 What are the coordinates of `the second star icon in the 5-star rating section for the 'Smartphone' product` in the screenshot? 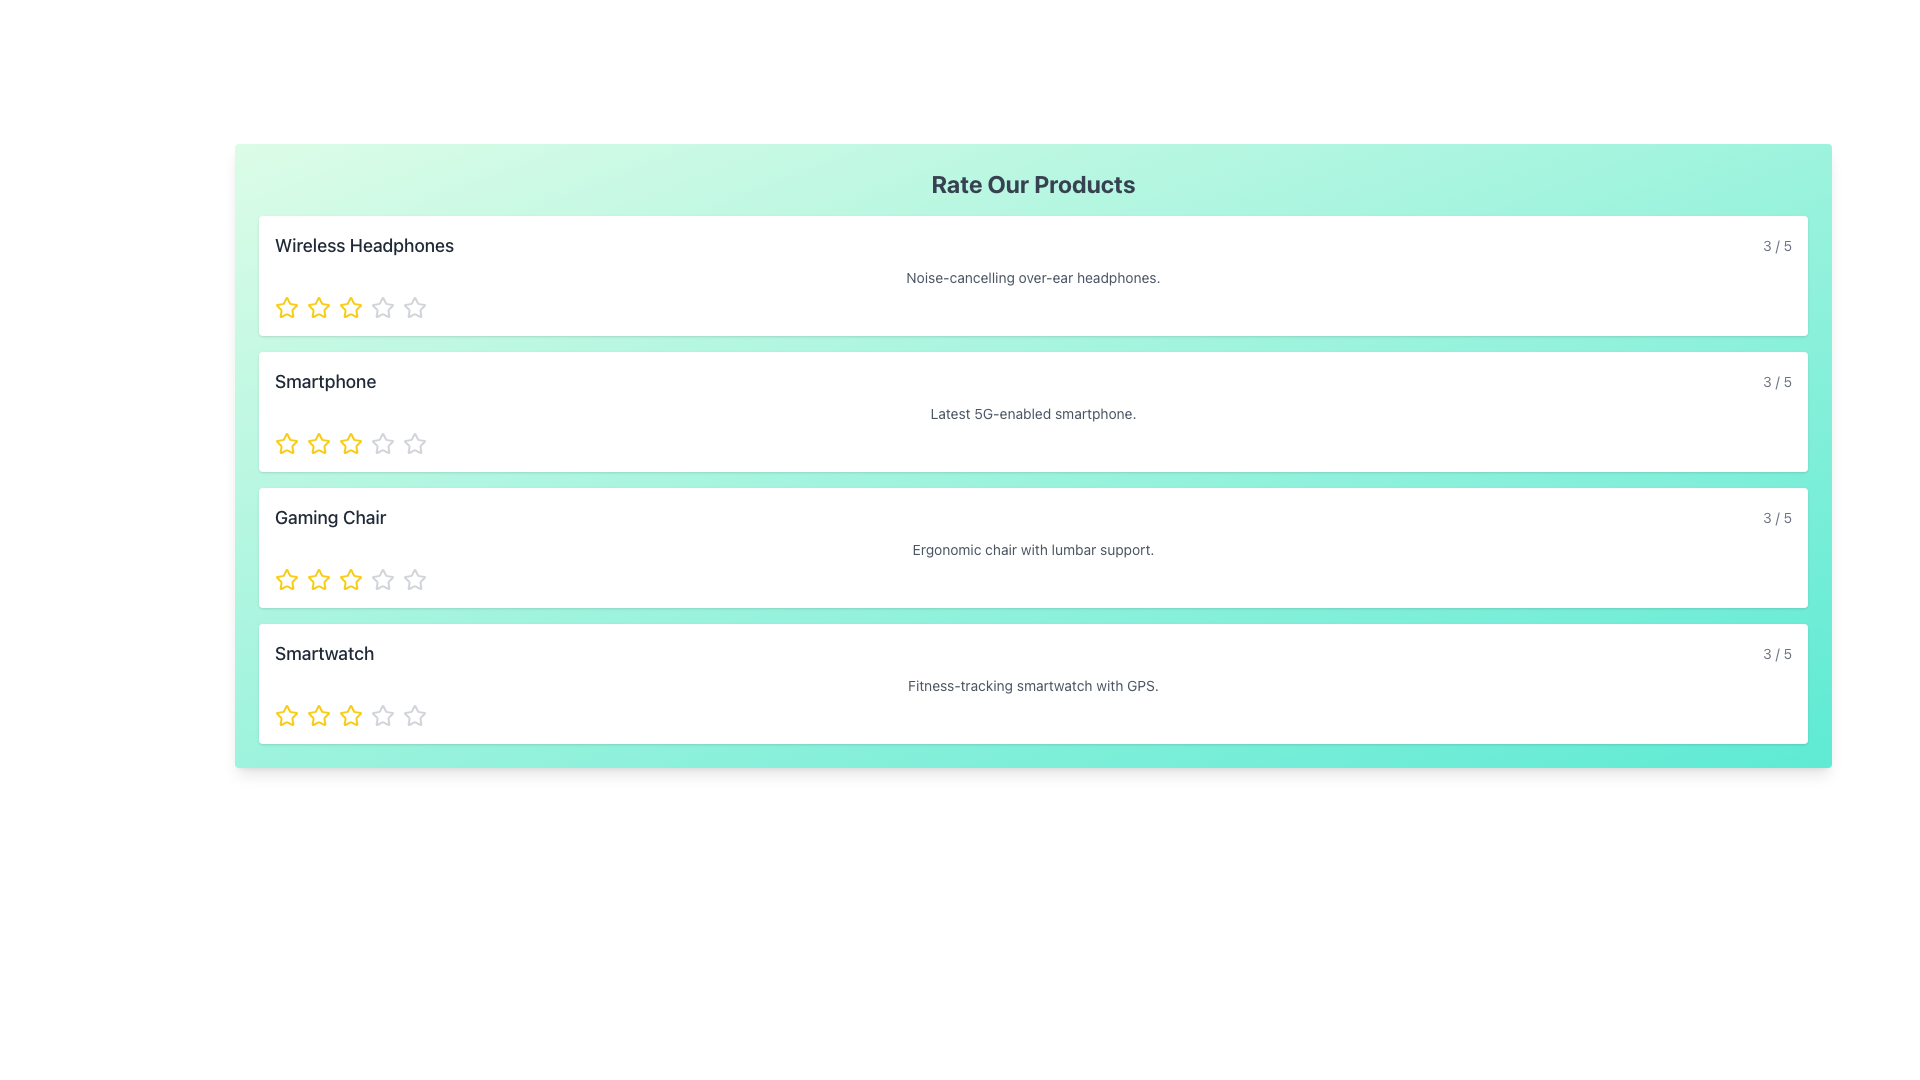 It's located at (350, 442).